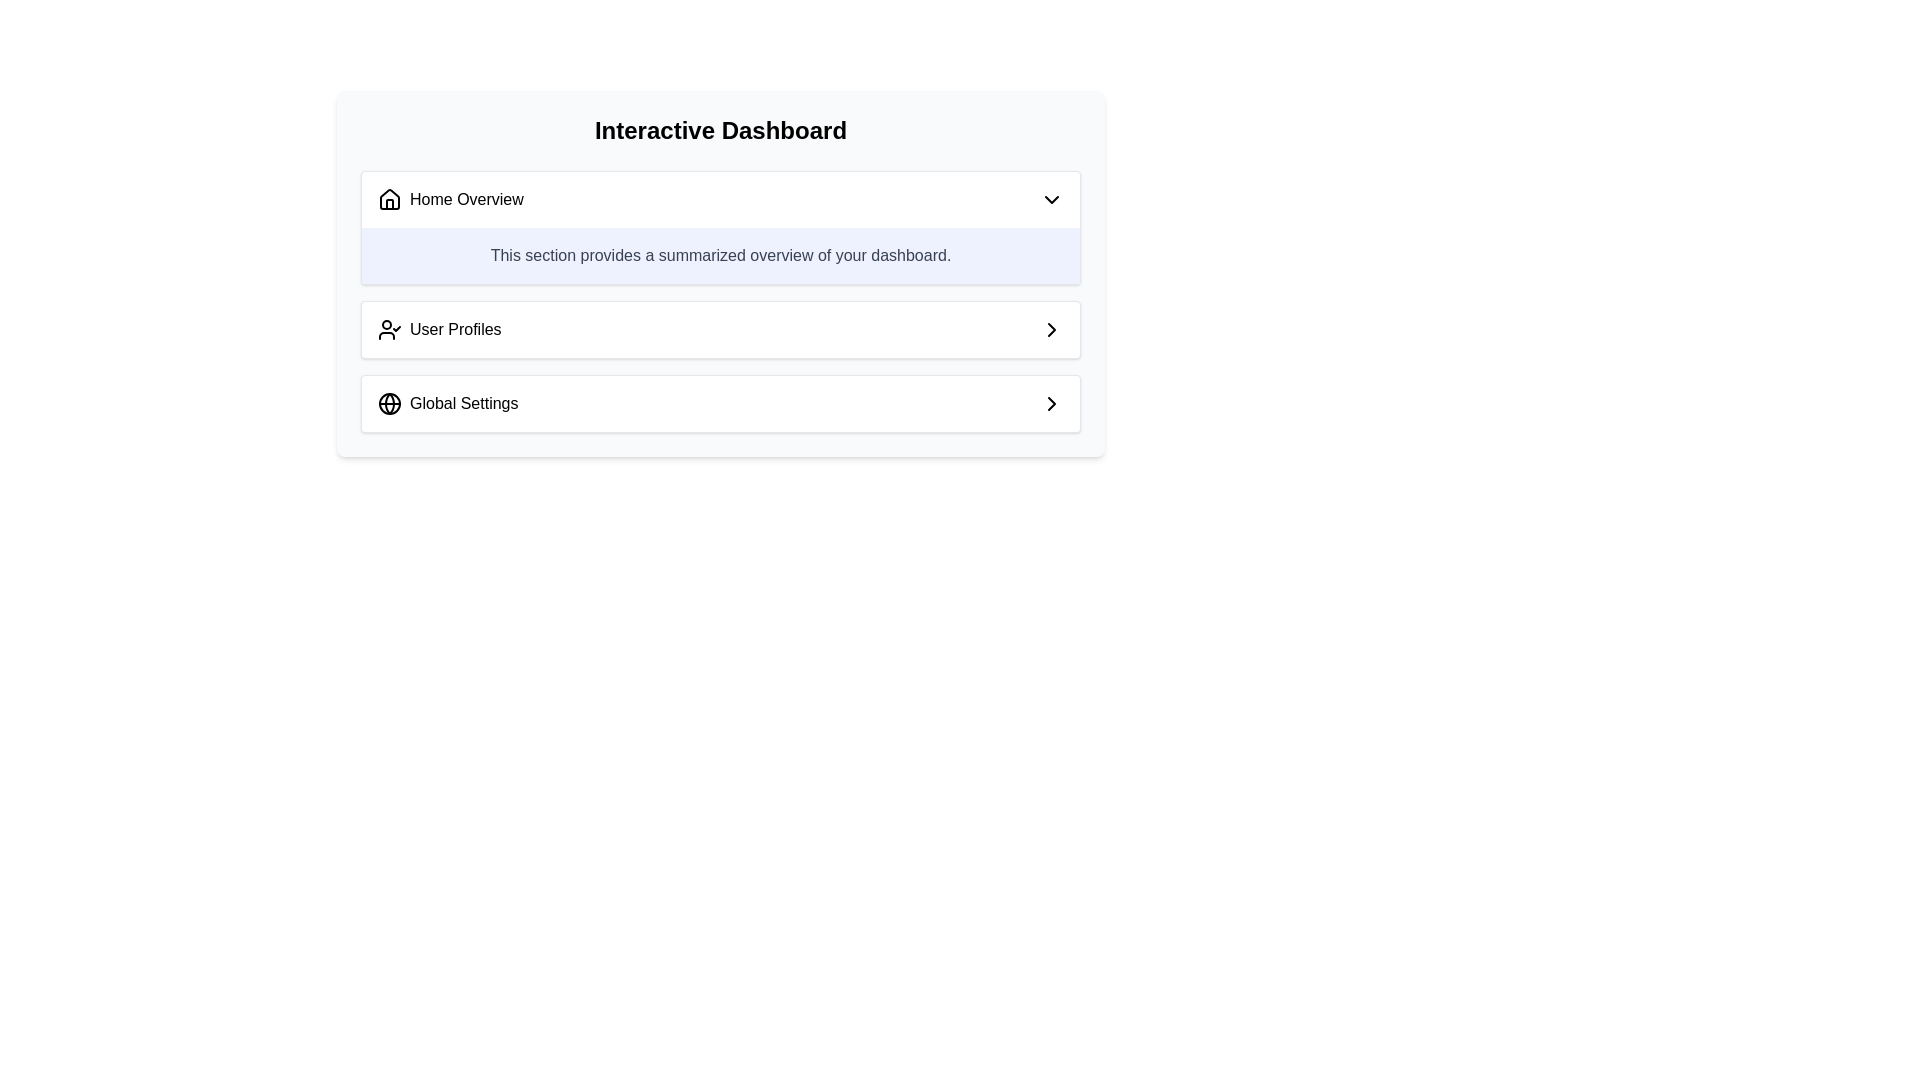 The height and width of the screenshot is (1080, 1920). Describe the element at coordinates (720, 131) in the screenshot. I see `the prominently displayed header 'Interactive Dashboard' at the top-center of the card-like interface` at that location.